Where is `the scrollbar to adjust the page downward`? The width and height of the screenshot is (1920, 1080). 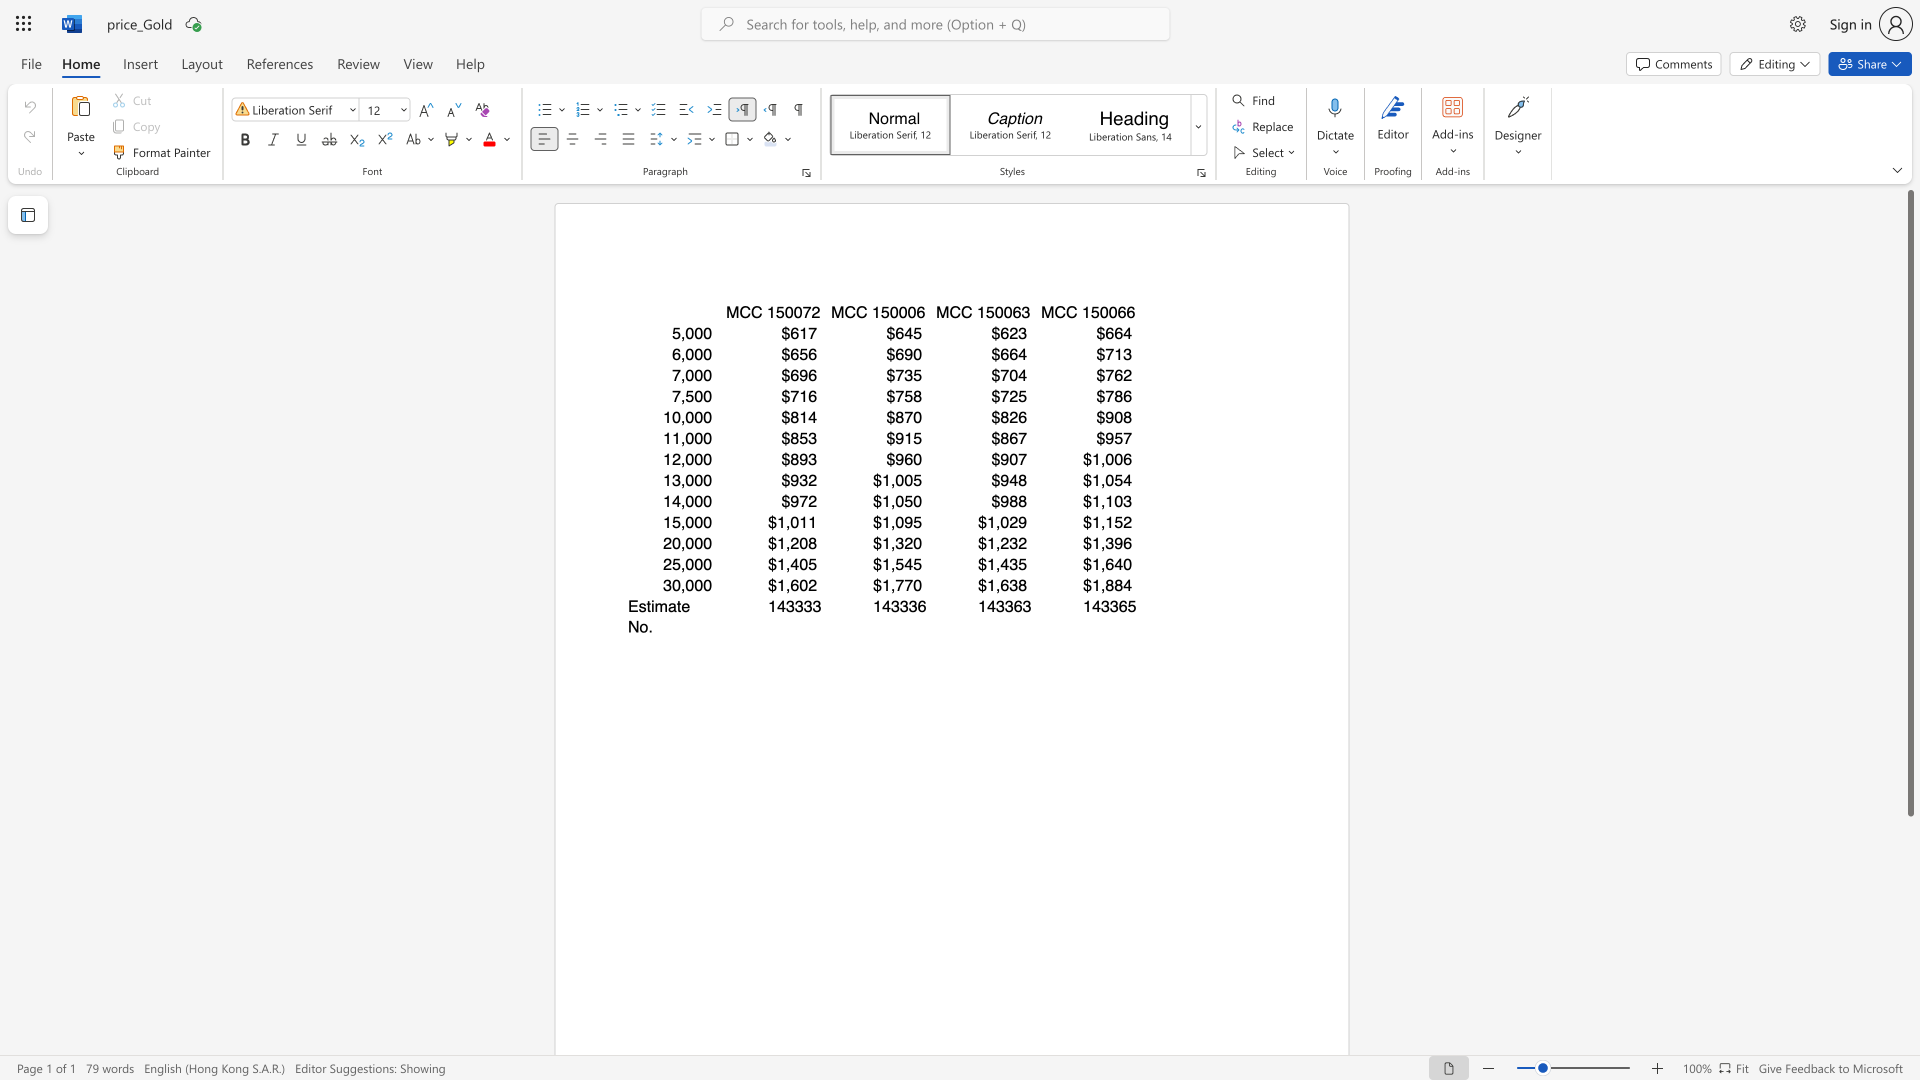 the scrollbar to adjust the page downward is located at coordinates (1909, 1029).